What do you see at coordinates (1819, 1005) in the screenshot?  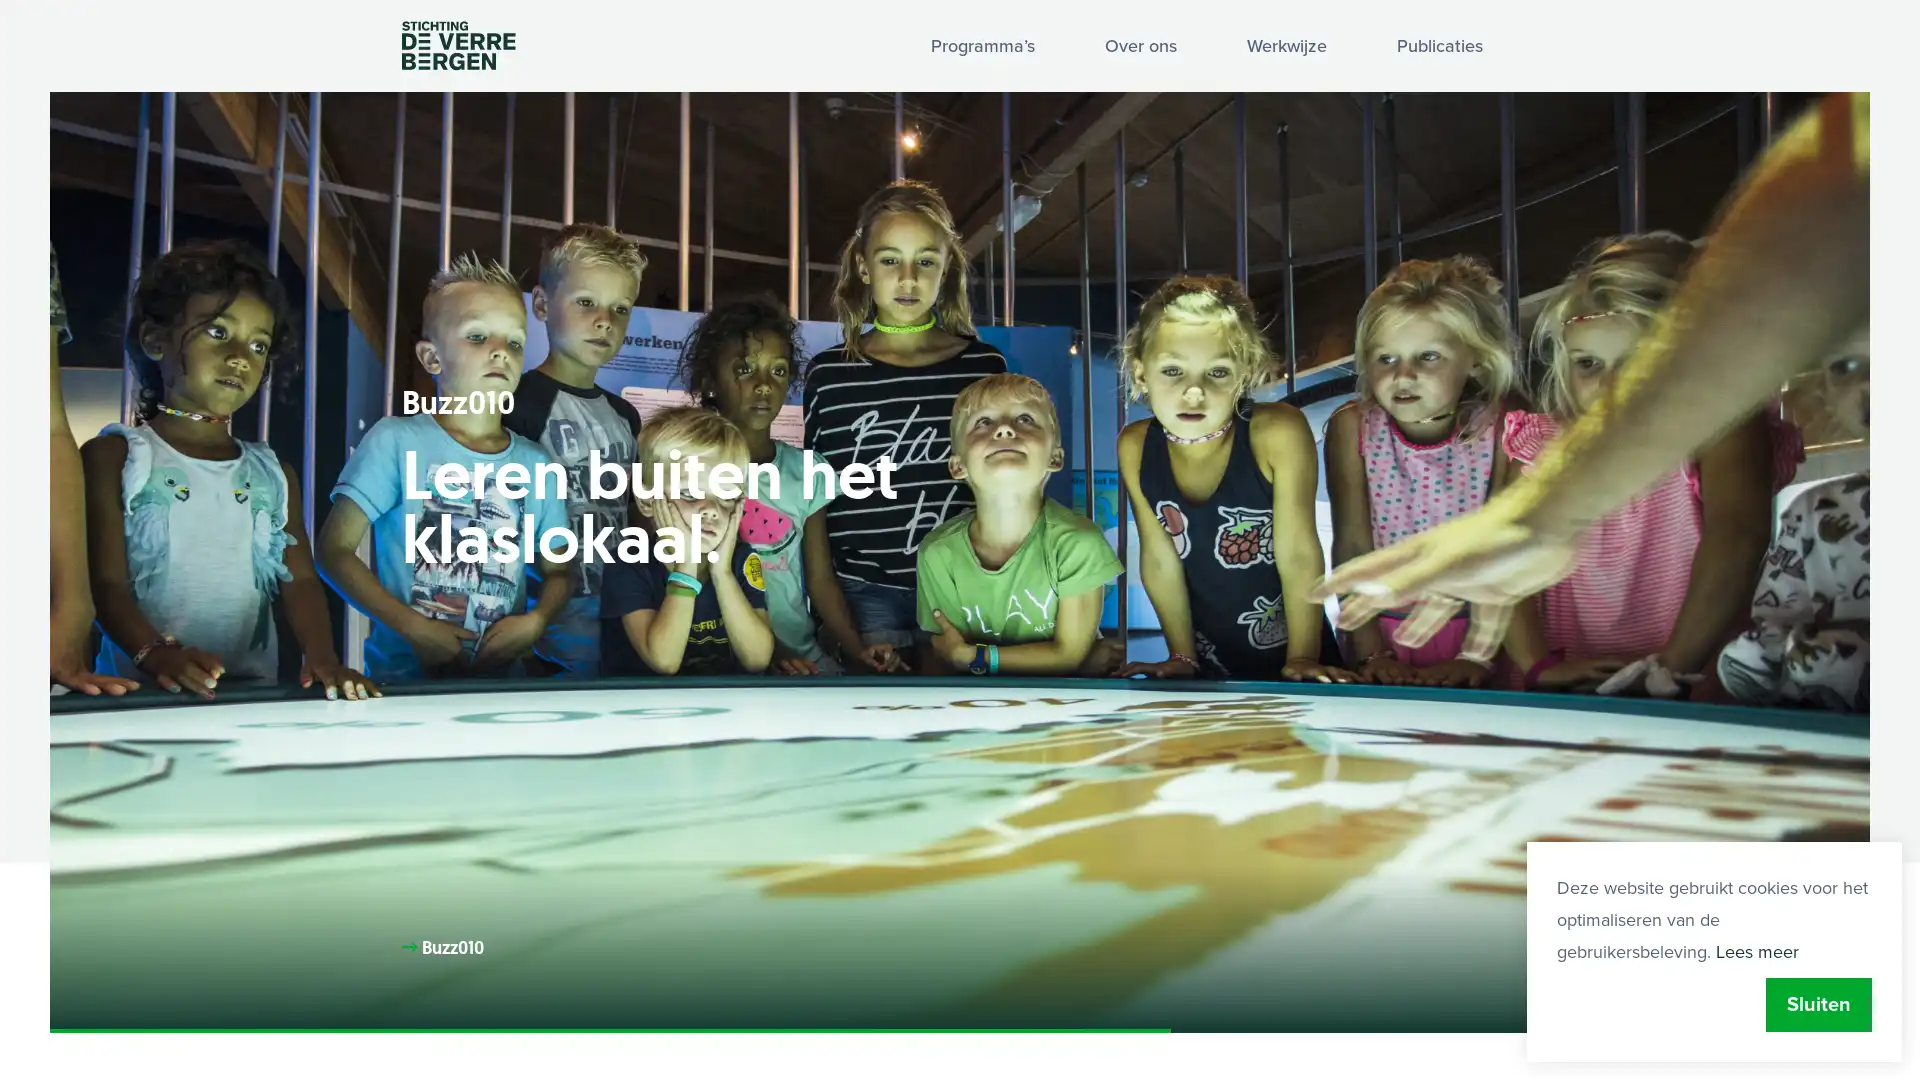 I see `dismiss cookie message` at bounding box center [1819, 1005].